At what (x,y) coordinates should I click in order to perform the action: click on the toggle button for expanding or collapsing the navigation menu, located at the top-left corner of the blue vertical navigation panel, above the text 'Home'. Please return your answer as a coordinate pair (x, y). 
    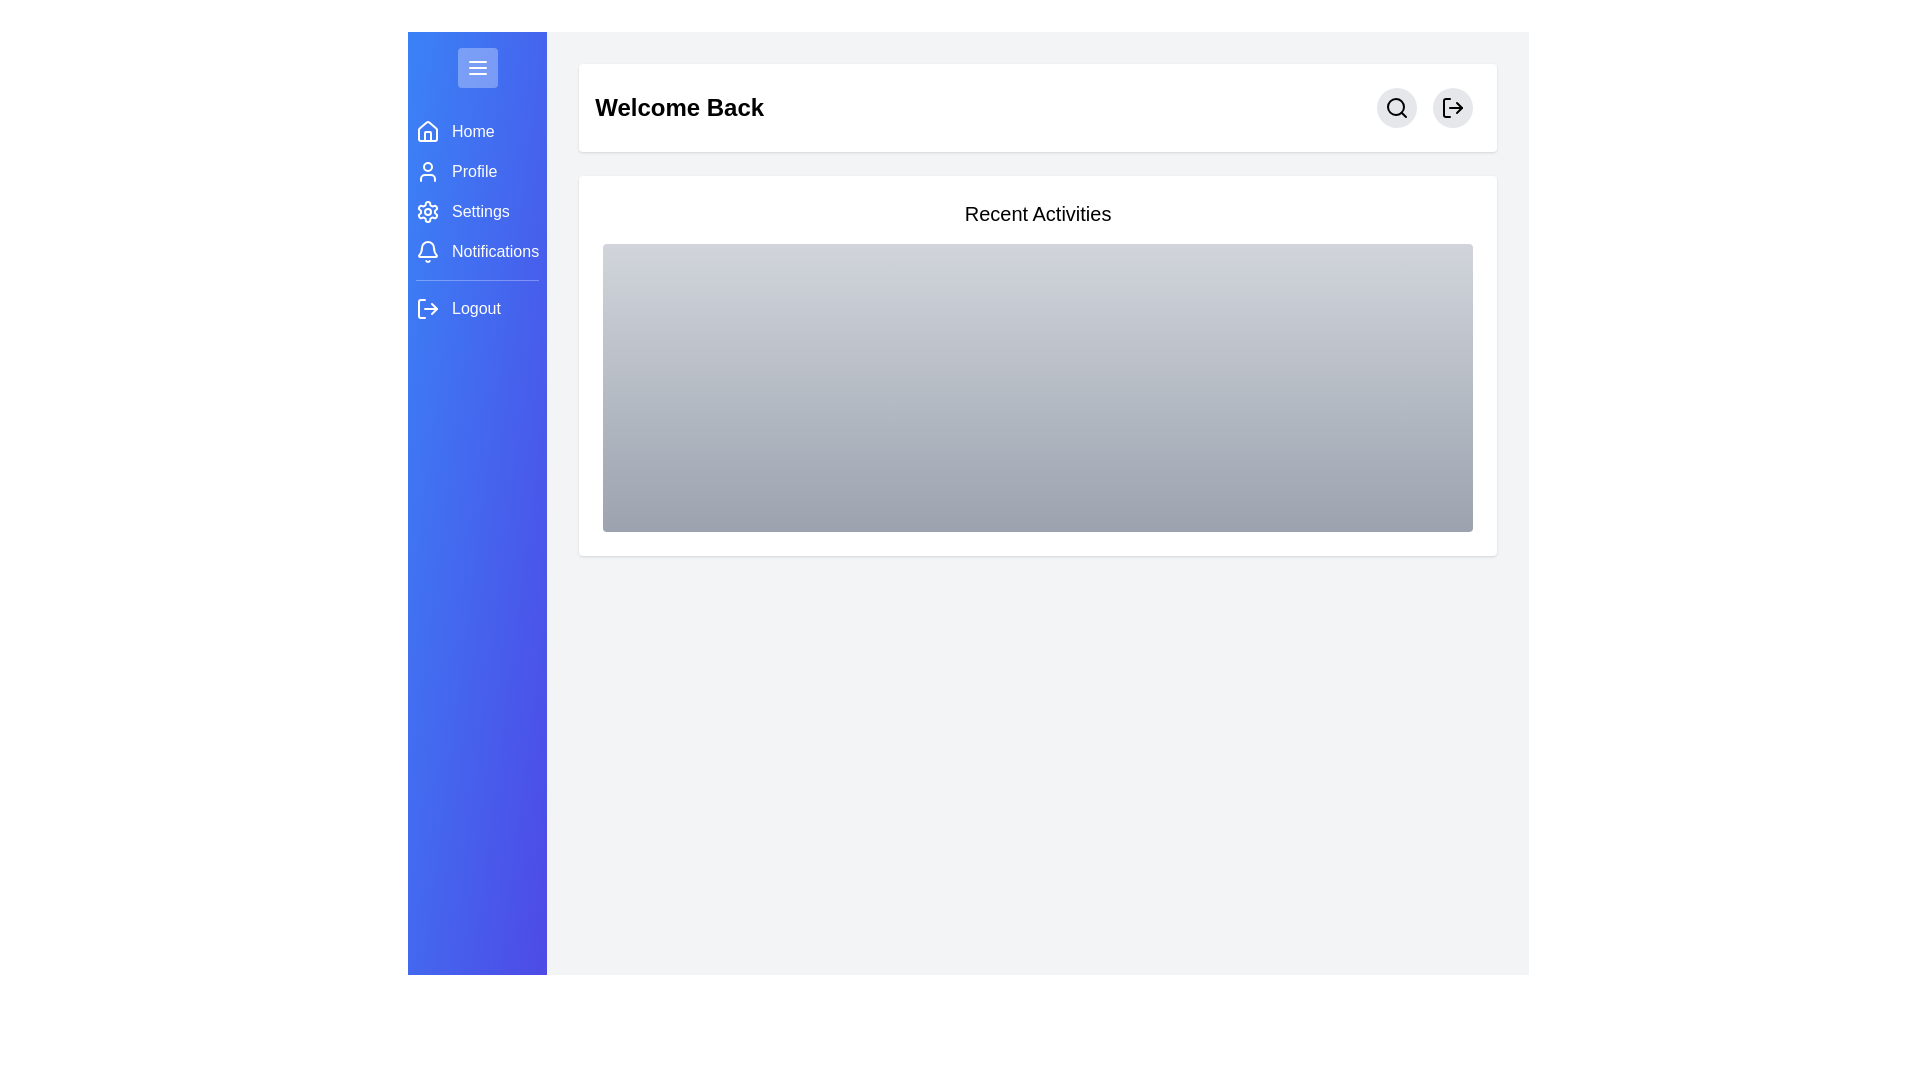
    Looking at the image, I should click on (476, 67).